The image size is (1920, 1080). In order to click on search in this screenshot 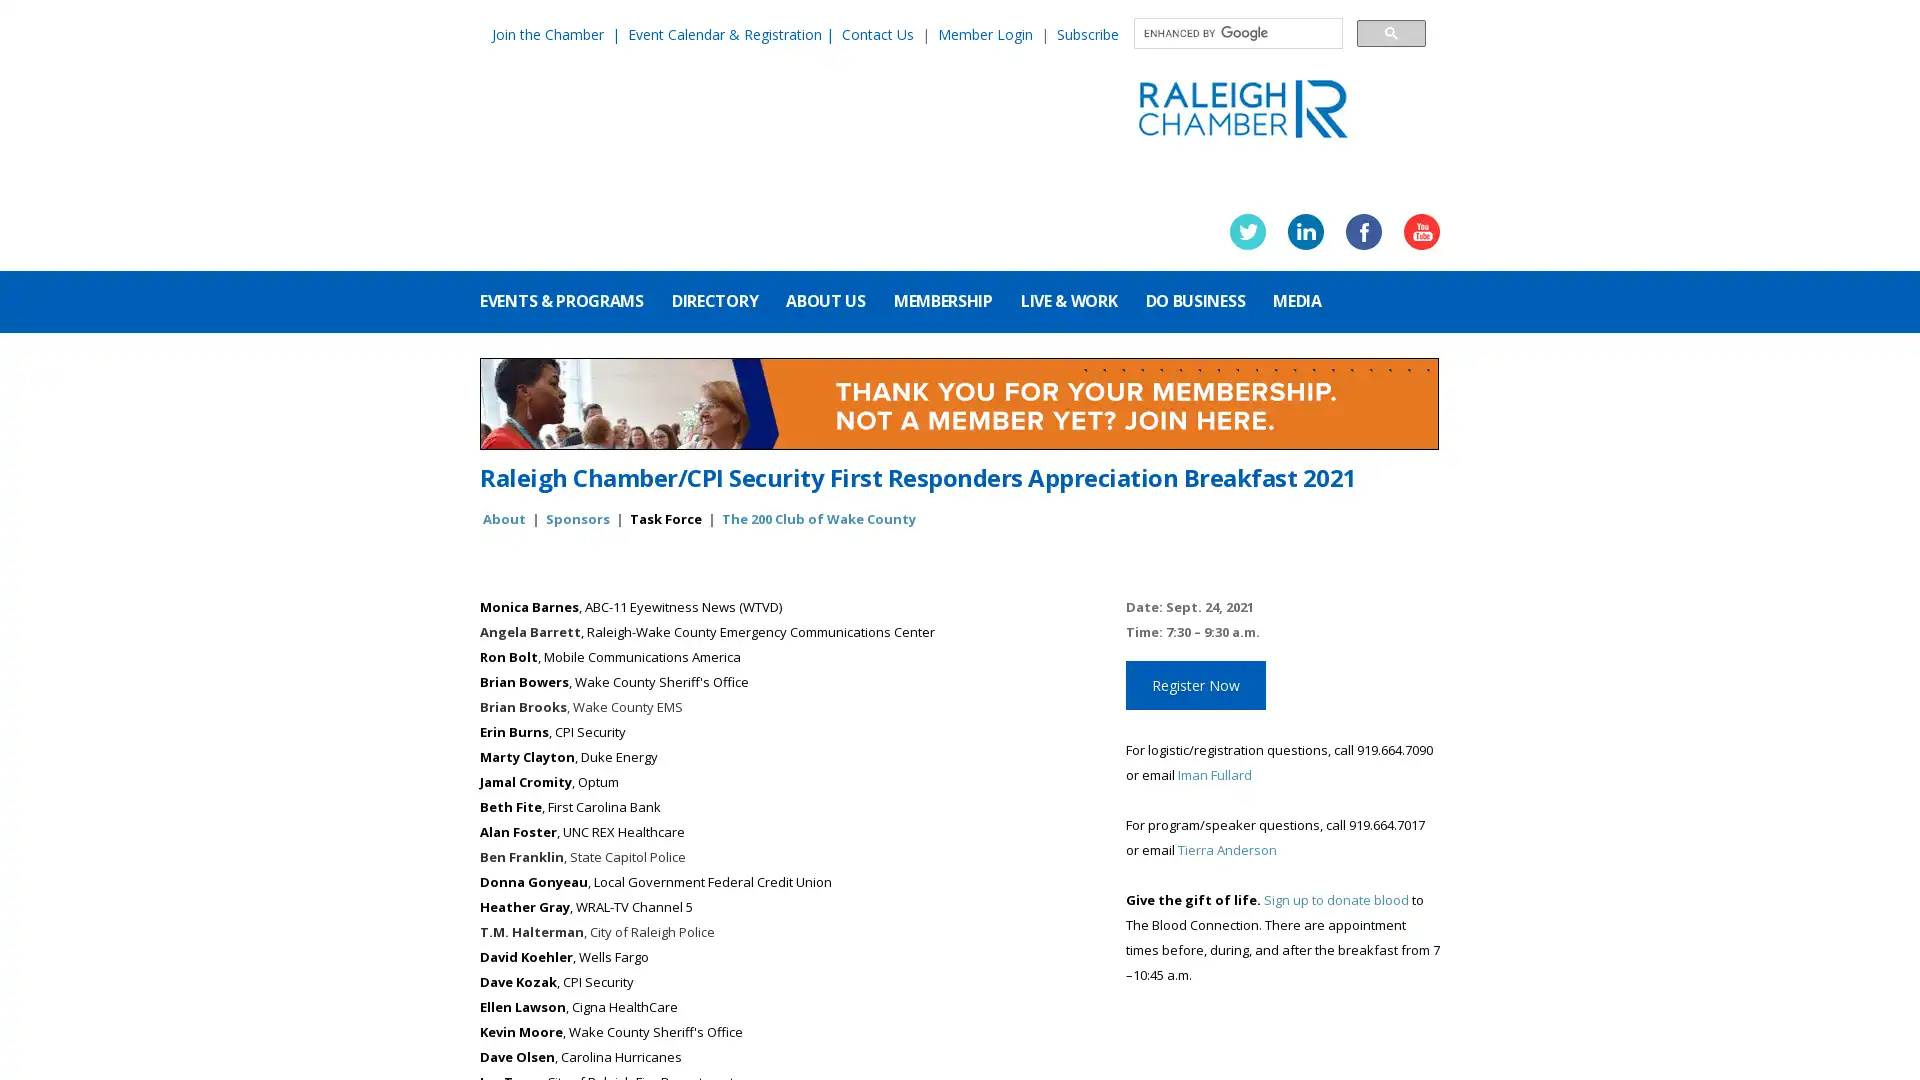, I will do `click(1390, 32)`.